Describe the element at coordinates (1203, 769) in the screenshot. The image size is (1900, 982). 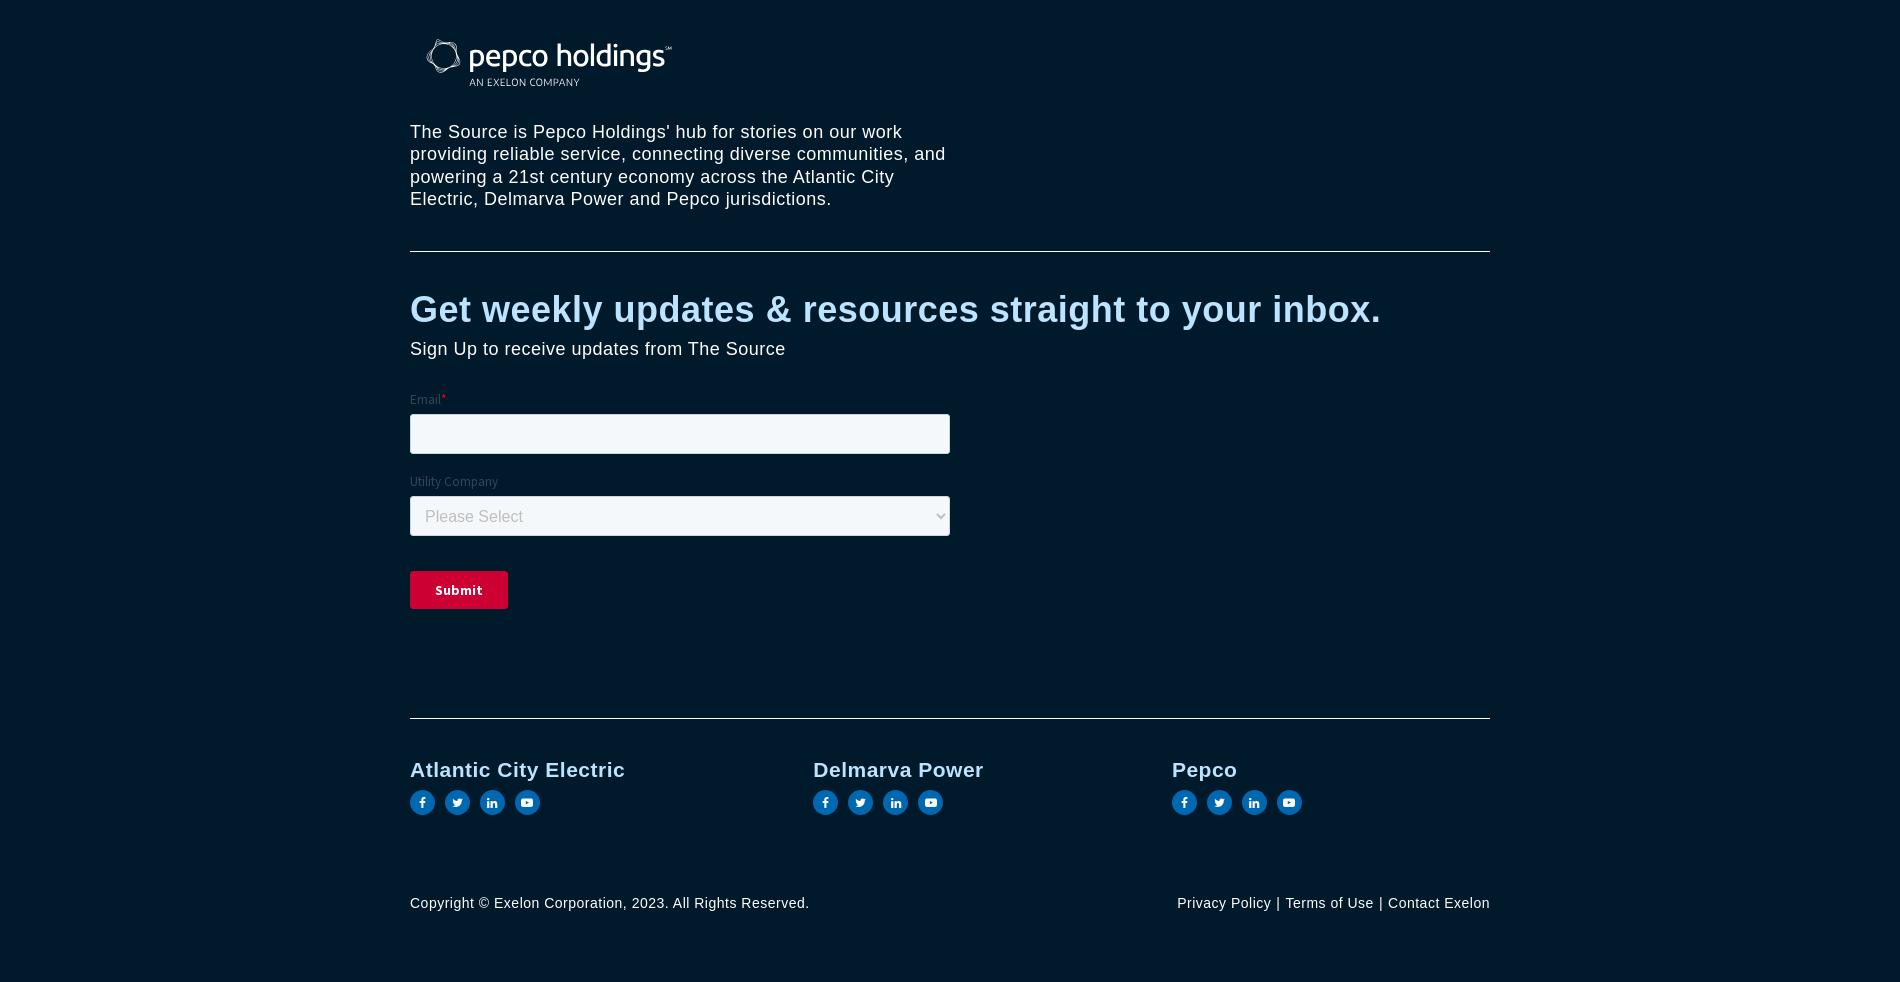
I see `'Pepco'` at that location.